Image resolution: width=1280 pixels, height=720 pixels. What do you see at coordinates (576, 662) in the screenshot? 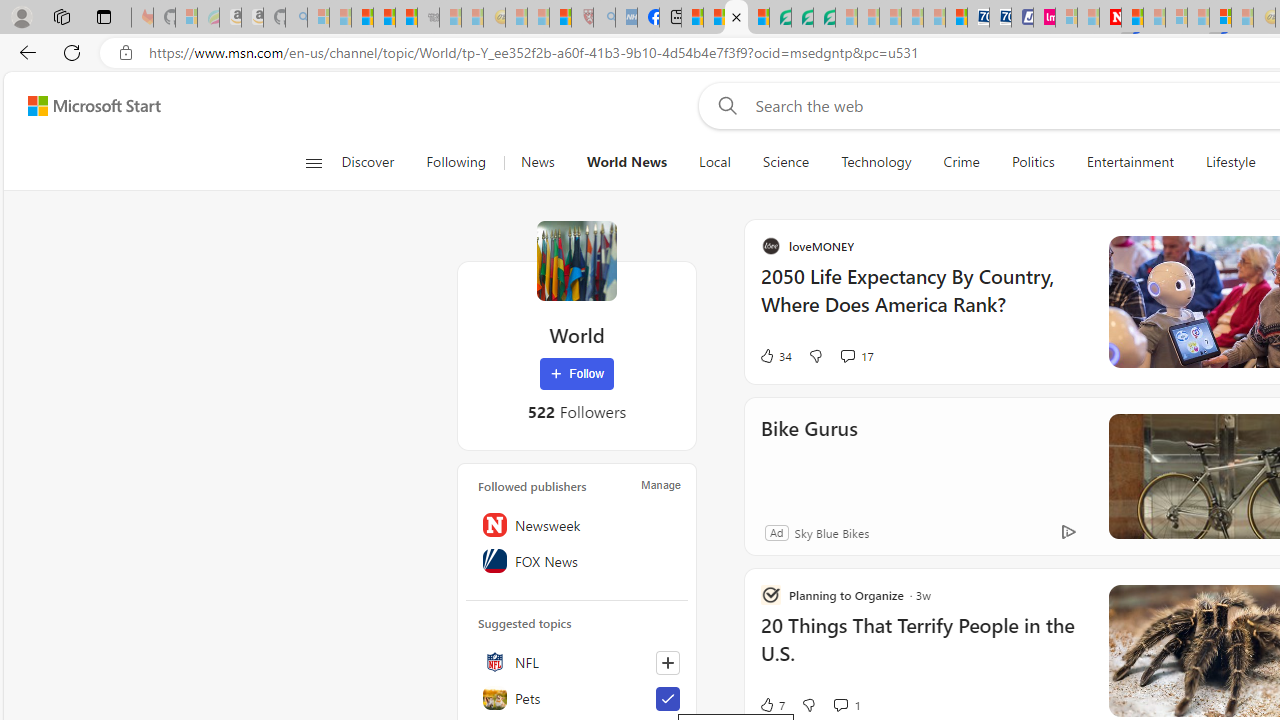
I see `'NFL'` at bounding box center [576, 662].